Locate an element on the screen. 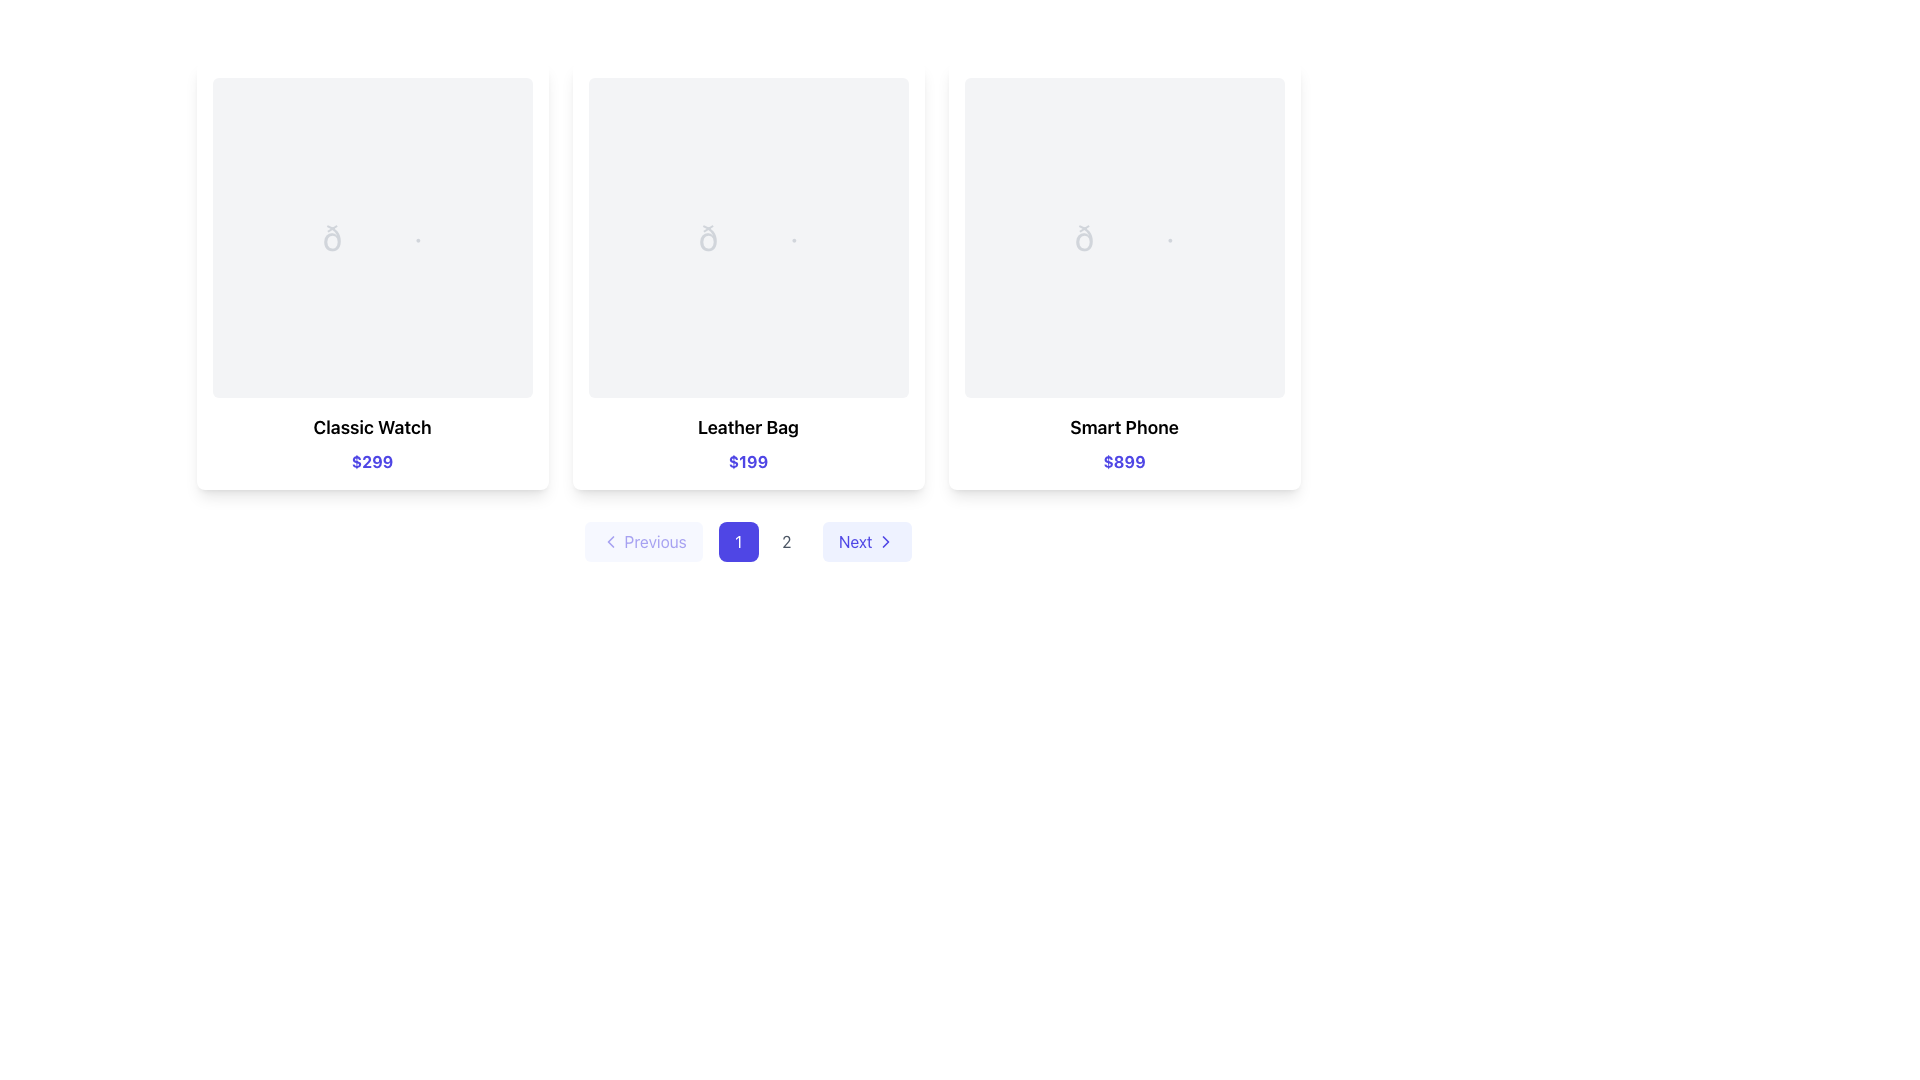 The image size is (1920, 1080). the image placeholder located at the upper part of the 'Classic Watch' card, which is centered horizontally and serves as the visual focus of the card is located at coordinates (372, 237).